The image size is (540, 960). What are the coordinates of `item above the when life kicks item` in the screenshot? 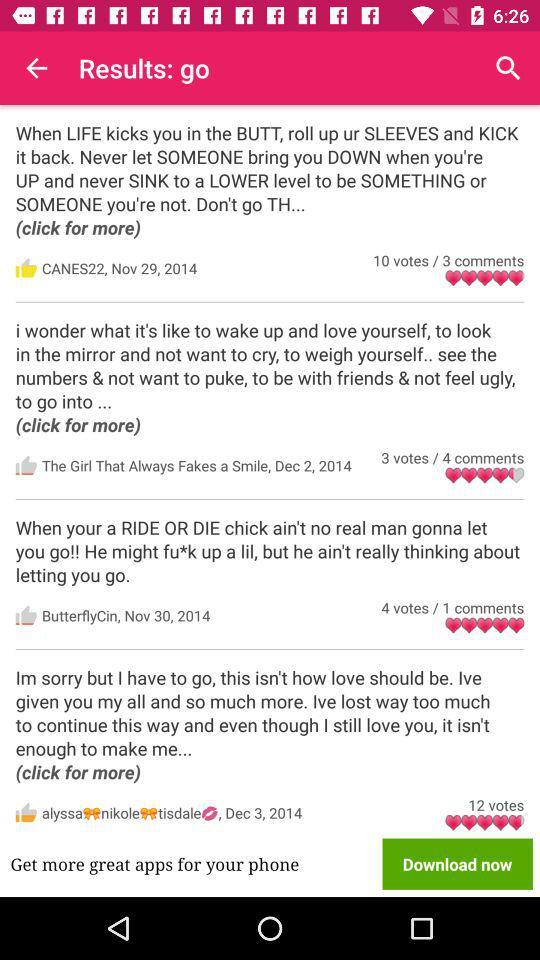 It's located at (508, 68).